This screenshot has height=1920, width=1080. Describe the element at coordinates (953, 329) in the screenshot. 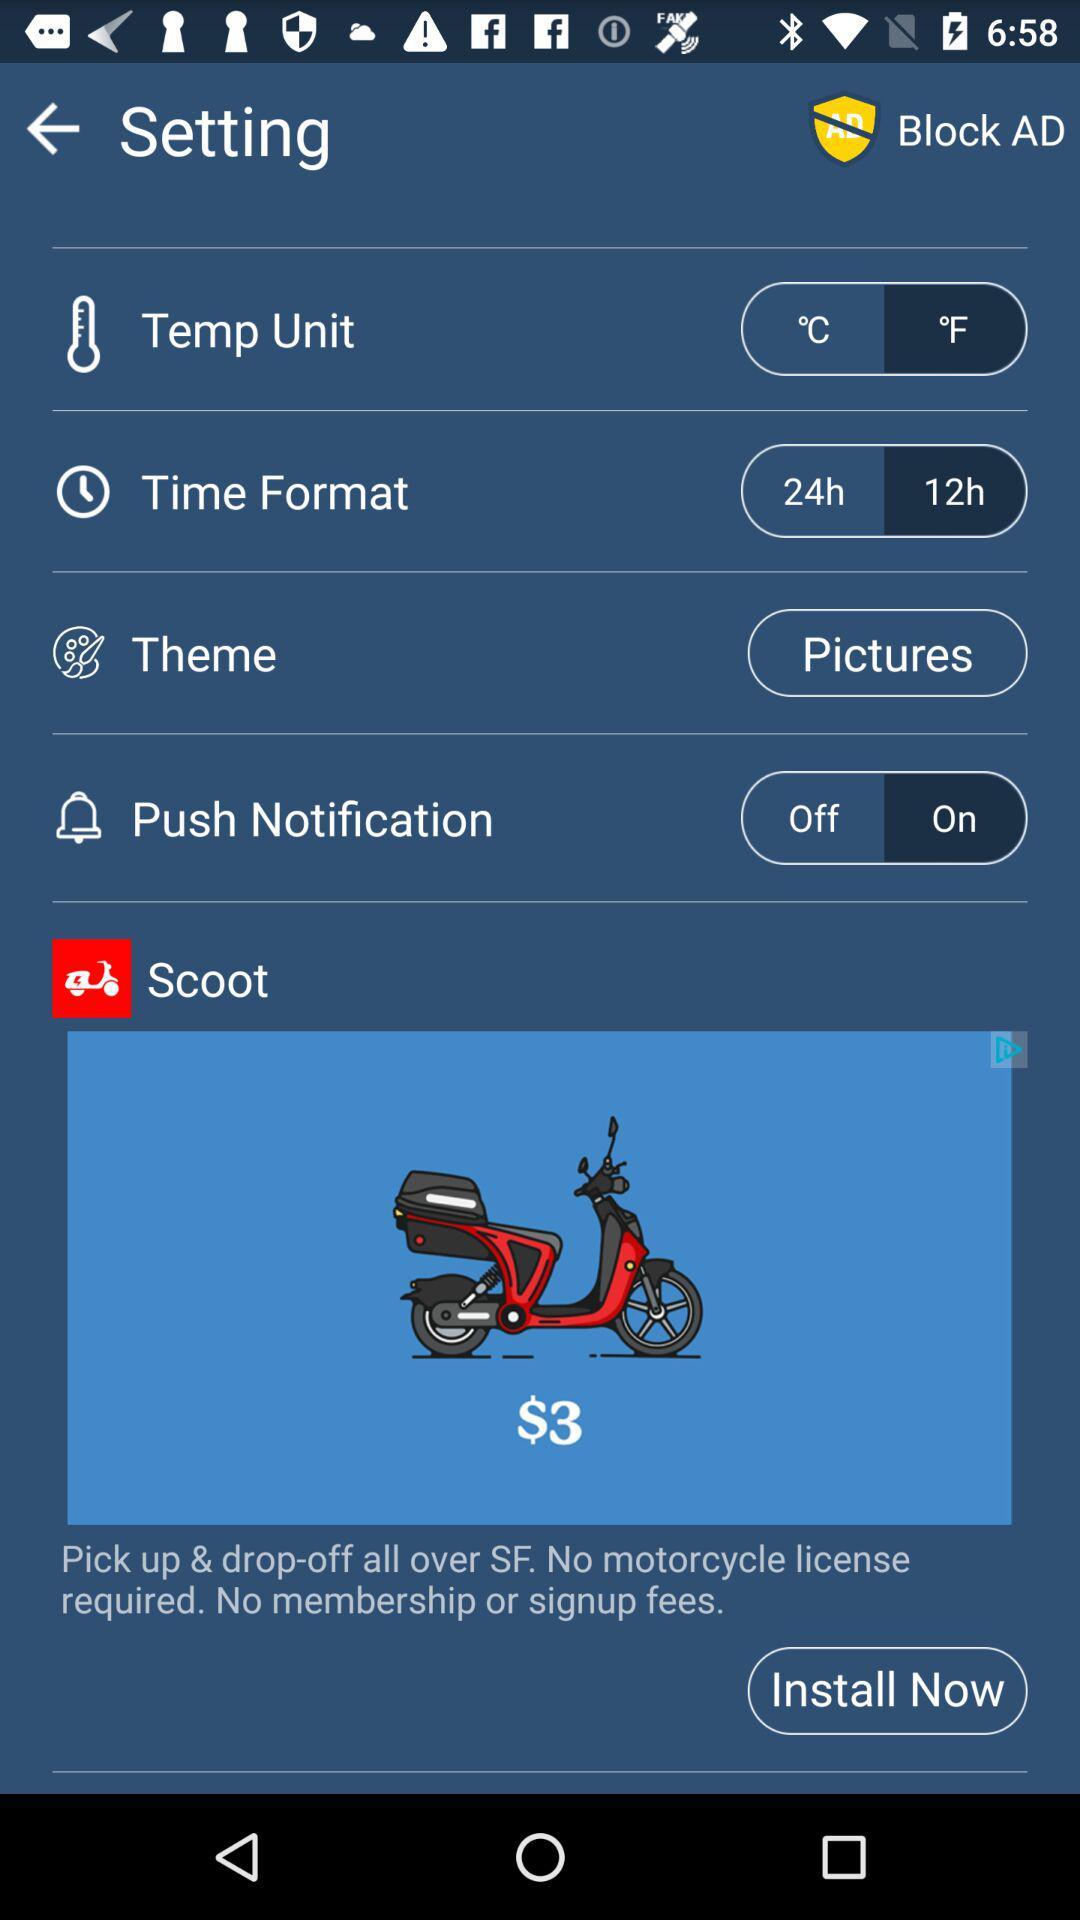

I see `fahrenheit scale in the temperature unit` at that location.